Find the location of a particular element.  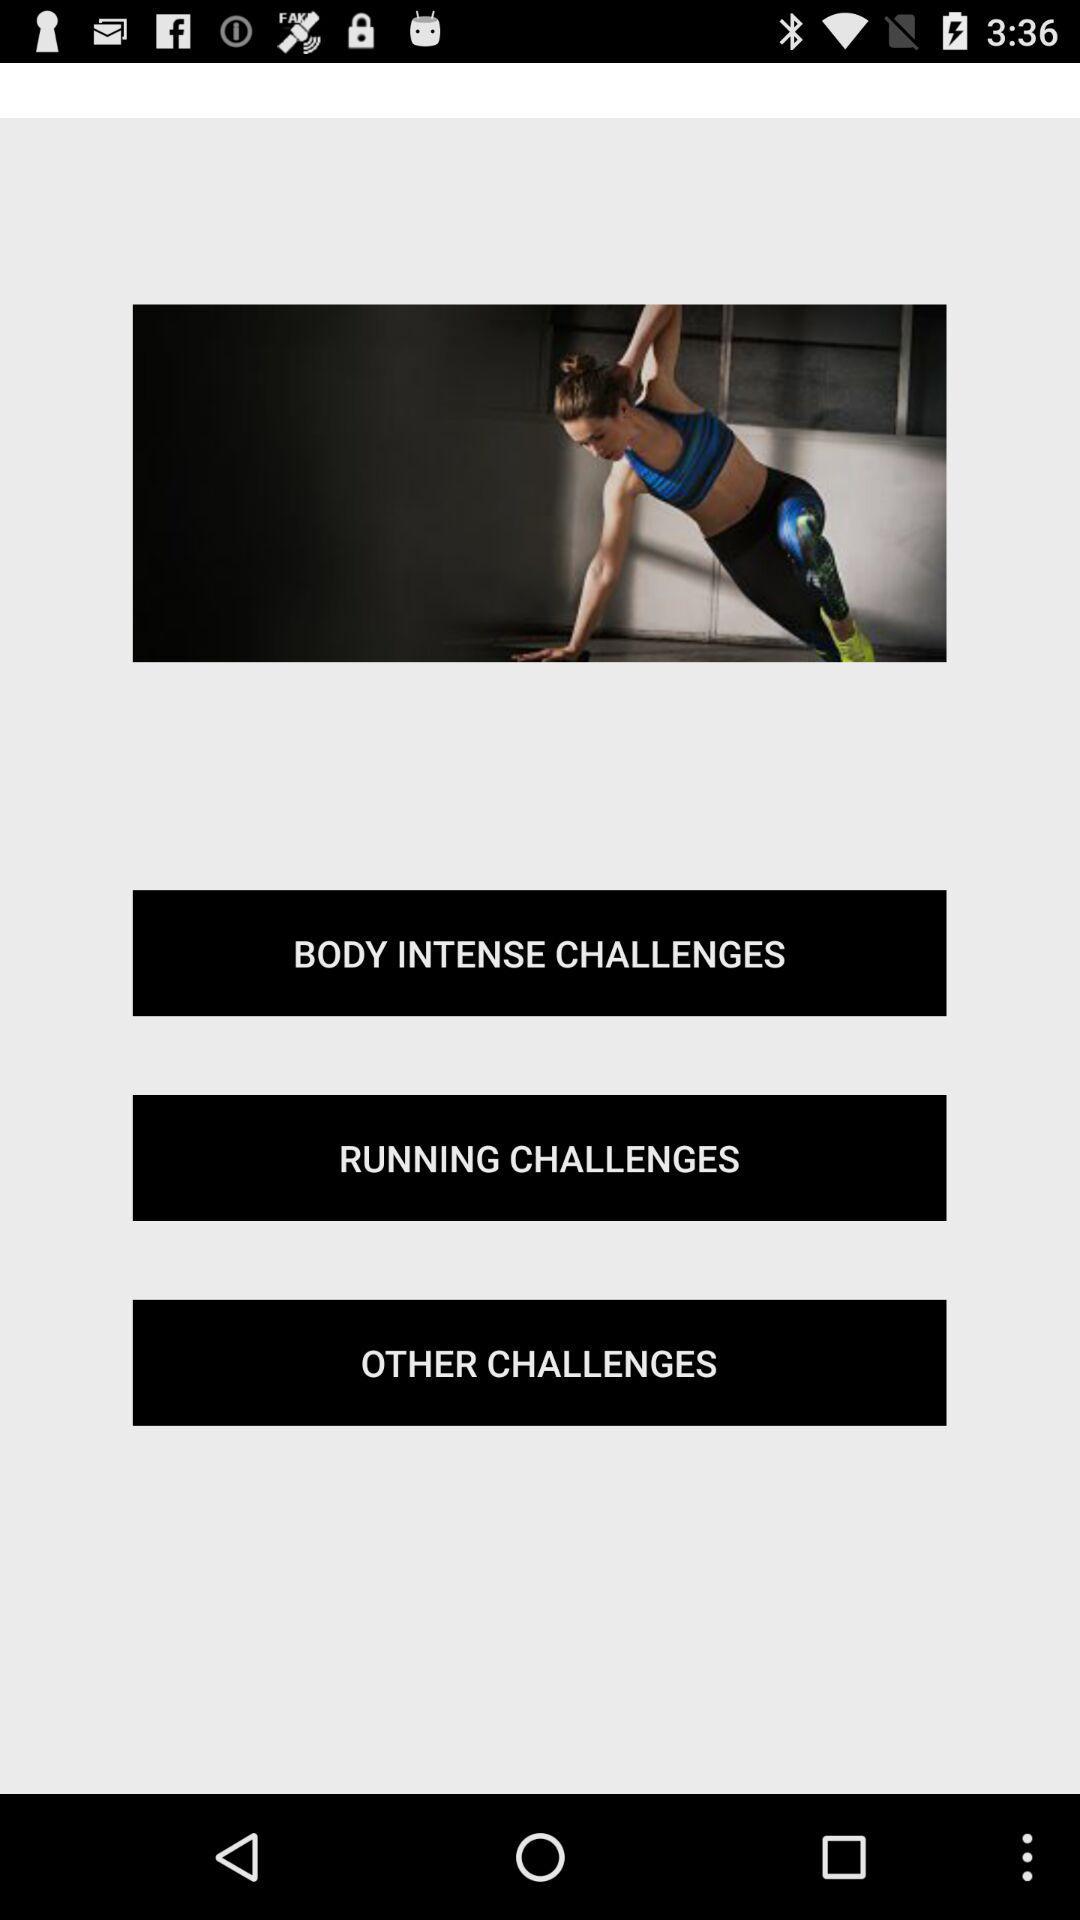

the running challenges icon is located at coordinates (538, 1157).